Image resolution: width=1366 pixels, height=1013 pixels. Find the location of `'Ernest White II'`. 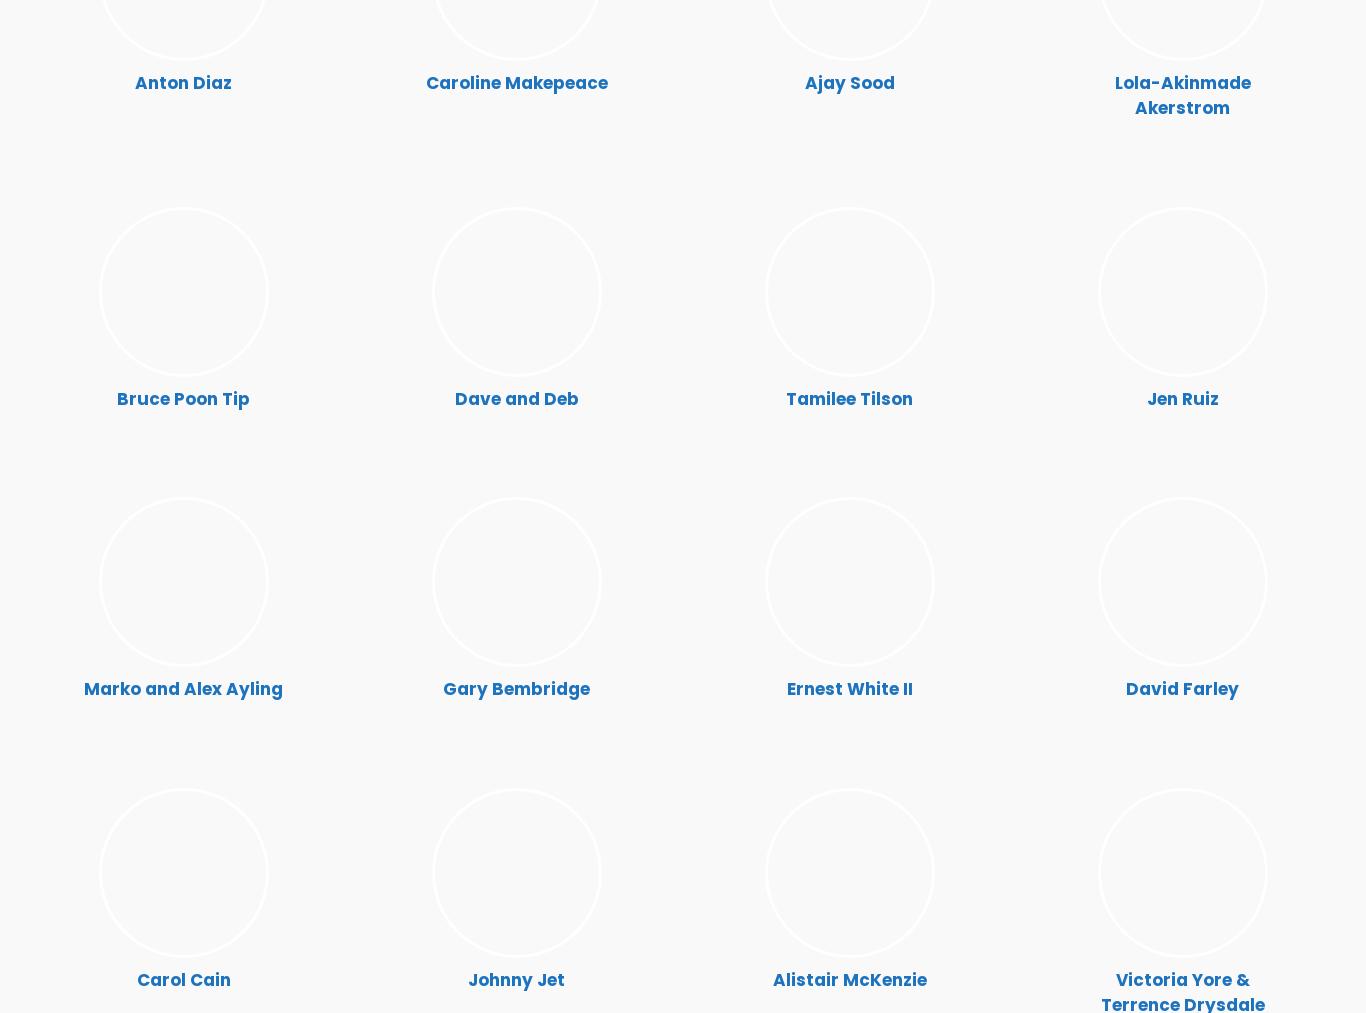

'Ernest White II' is located at coordinates (847, 688).